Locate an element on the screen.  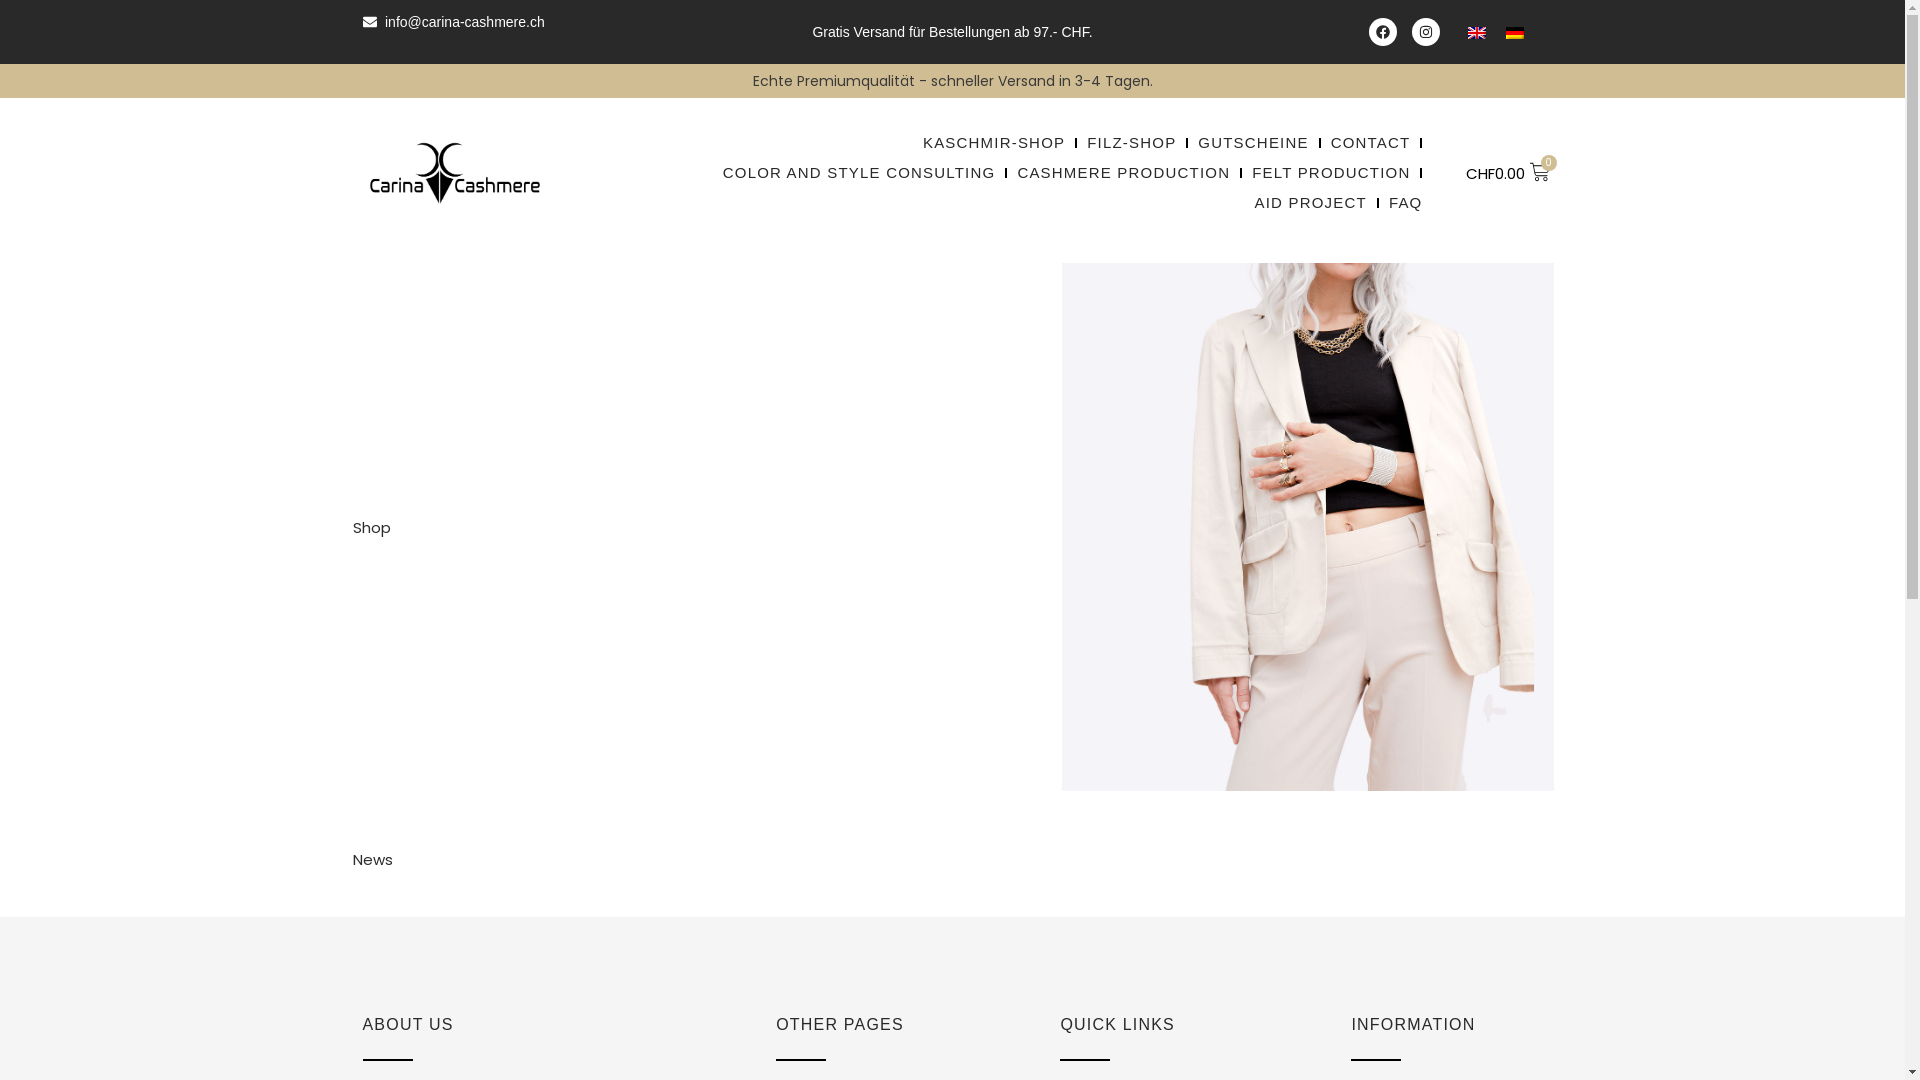
'CASHMERE PRODUCTION' is located at coordinates (1017, 172).